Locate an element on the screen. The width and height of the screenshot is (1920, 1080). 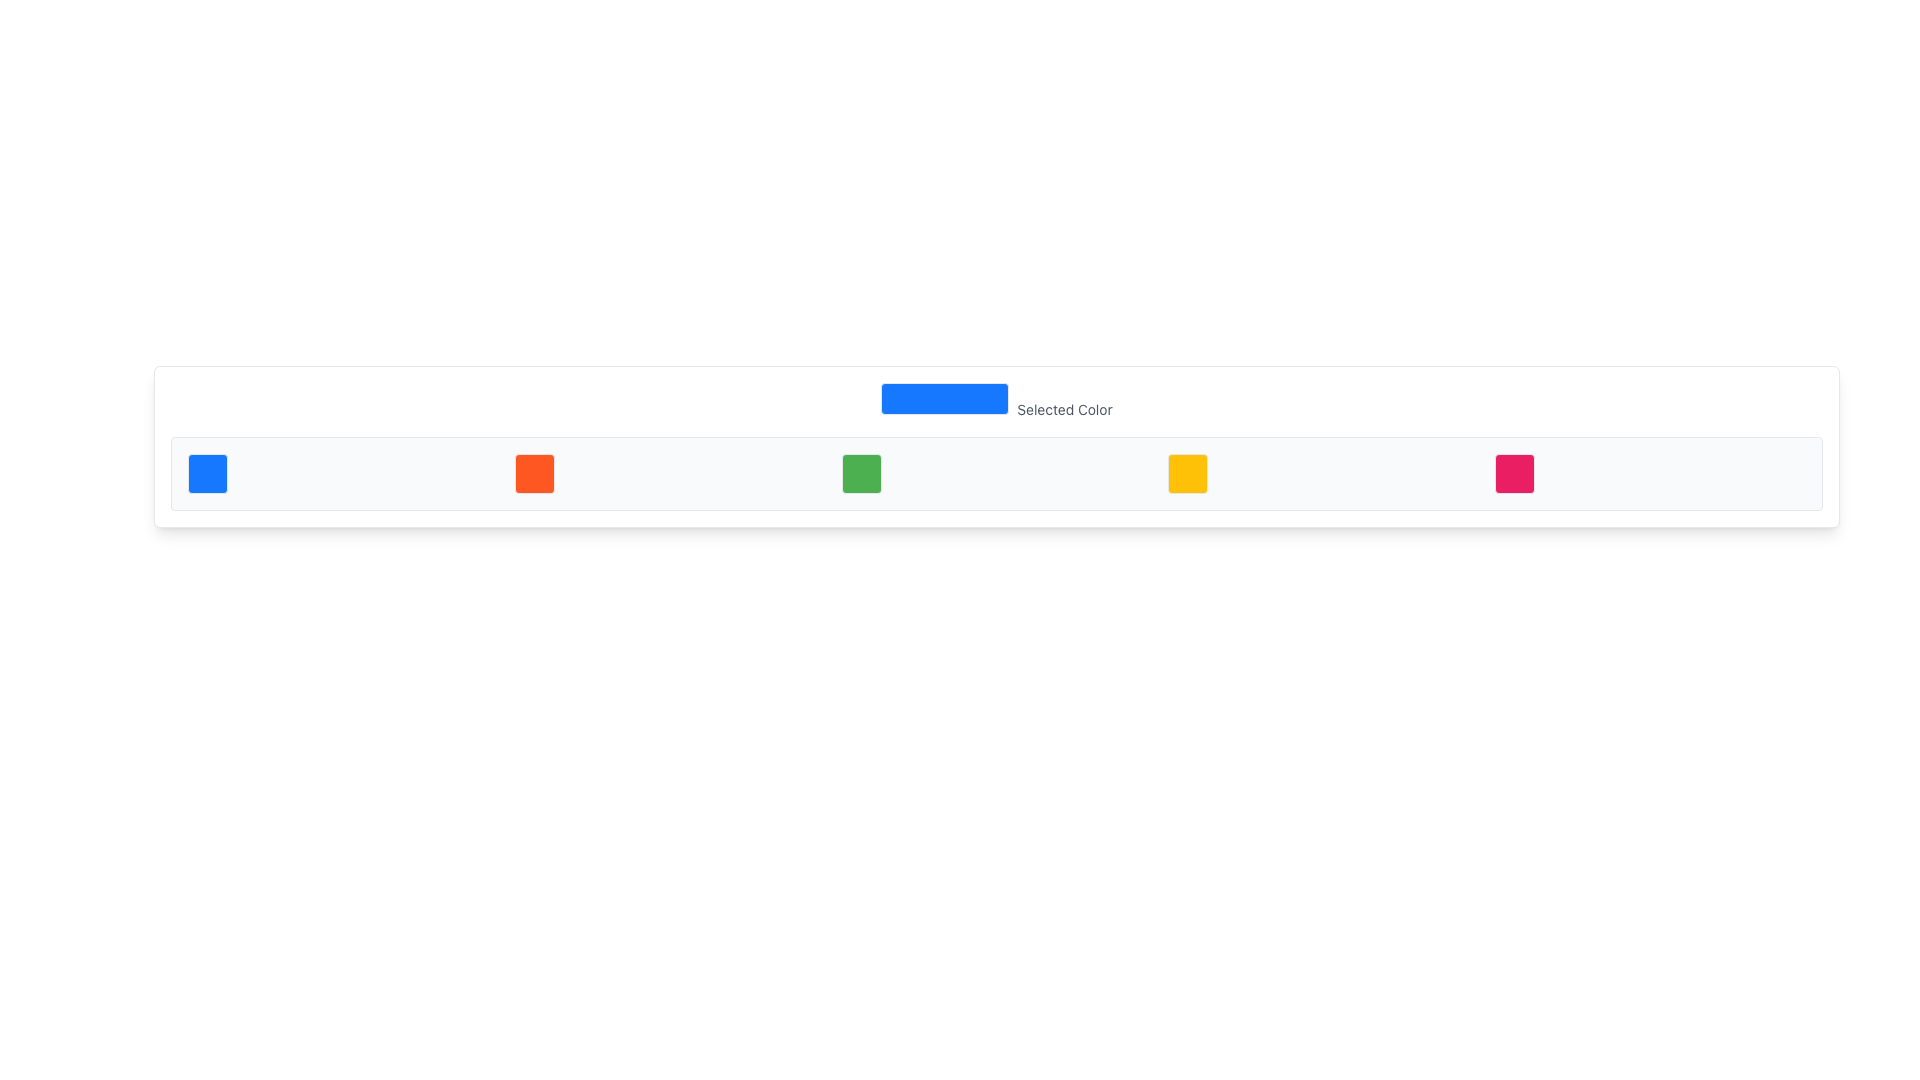
the 'Selected Color' text label and its associated blue rectangular box for accessibility purposes is located at coordinates (997, 401).